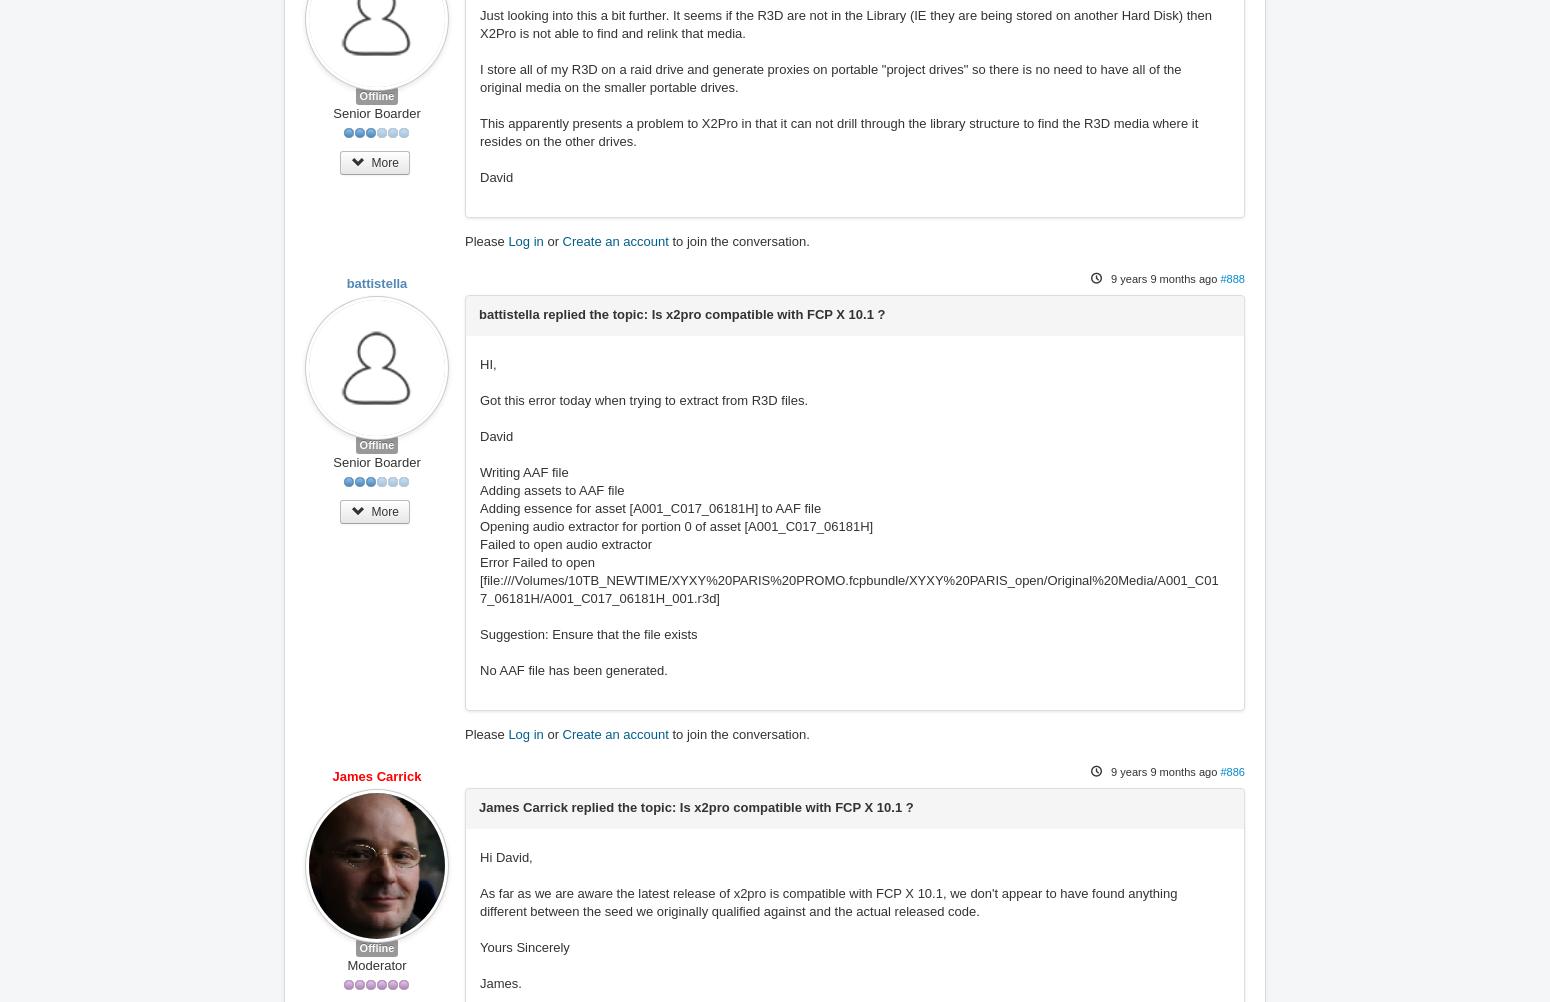 The image size is (1550, 1002). What do you see at coordinates (505, 857) in the screenshot?
I see `'Hi David,'` at bounding box center [505, 857].